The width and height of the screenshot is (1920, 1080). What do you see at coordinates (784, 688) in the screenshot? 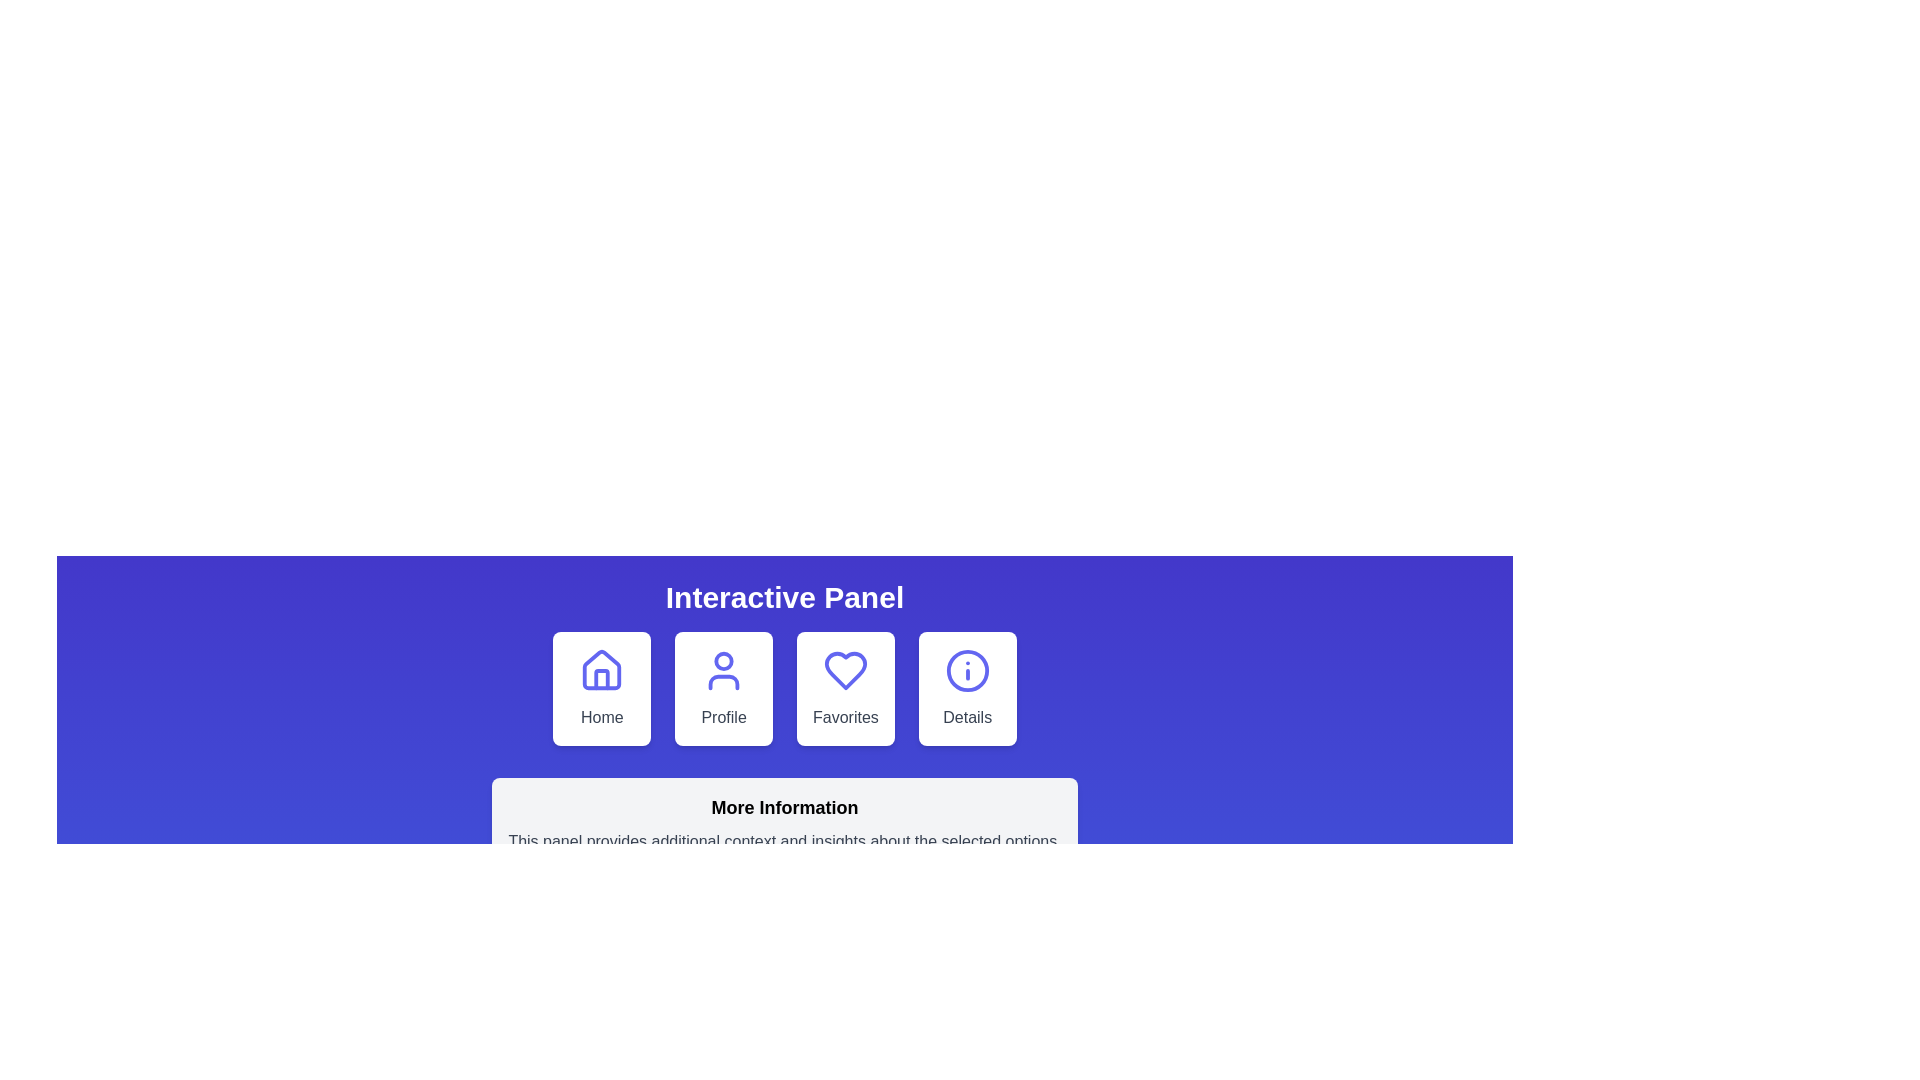
I see `the grid of navigation cards` at bounding box center [784, 688].